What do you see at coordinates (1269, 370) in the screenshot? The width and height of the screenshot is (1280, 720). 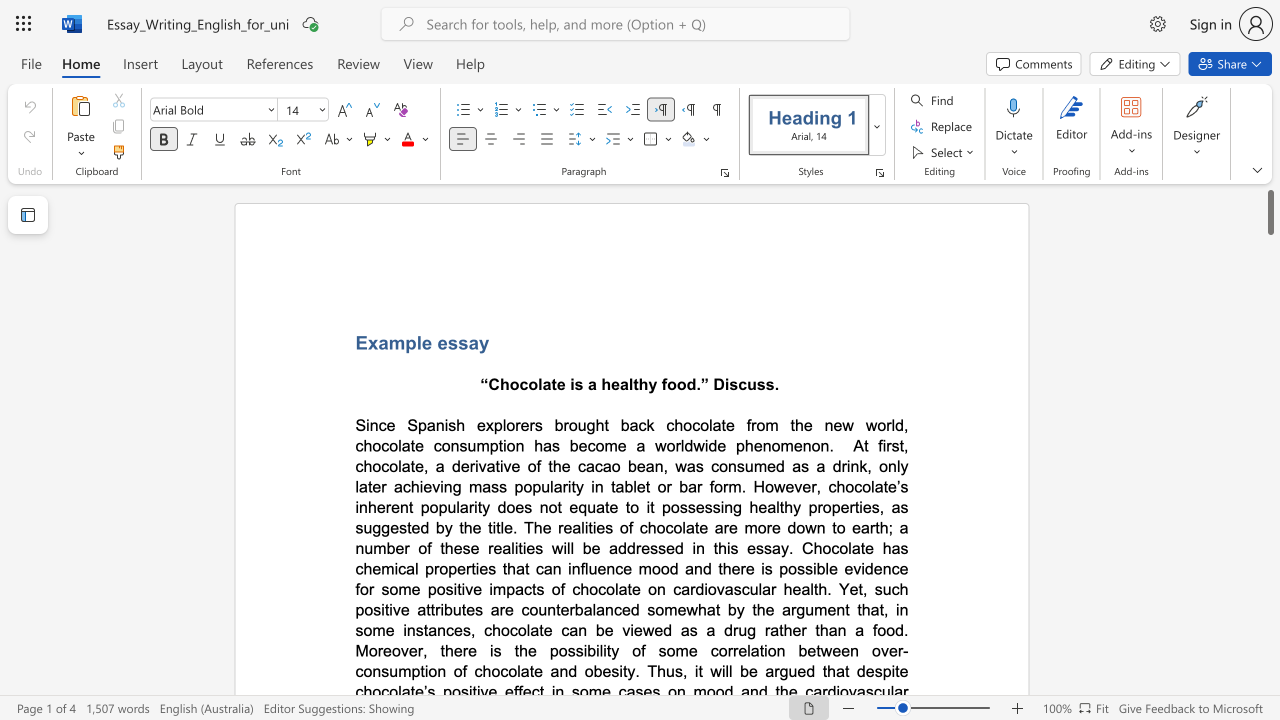 I see `the scrollbar to move the page downward` at bounding box center [1269, 370].